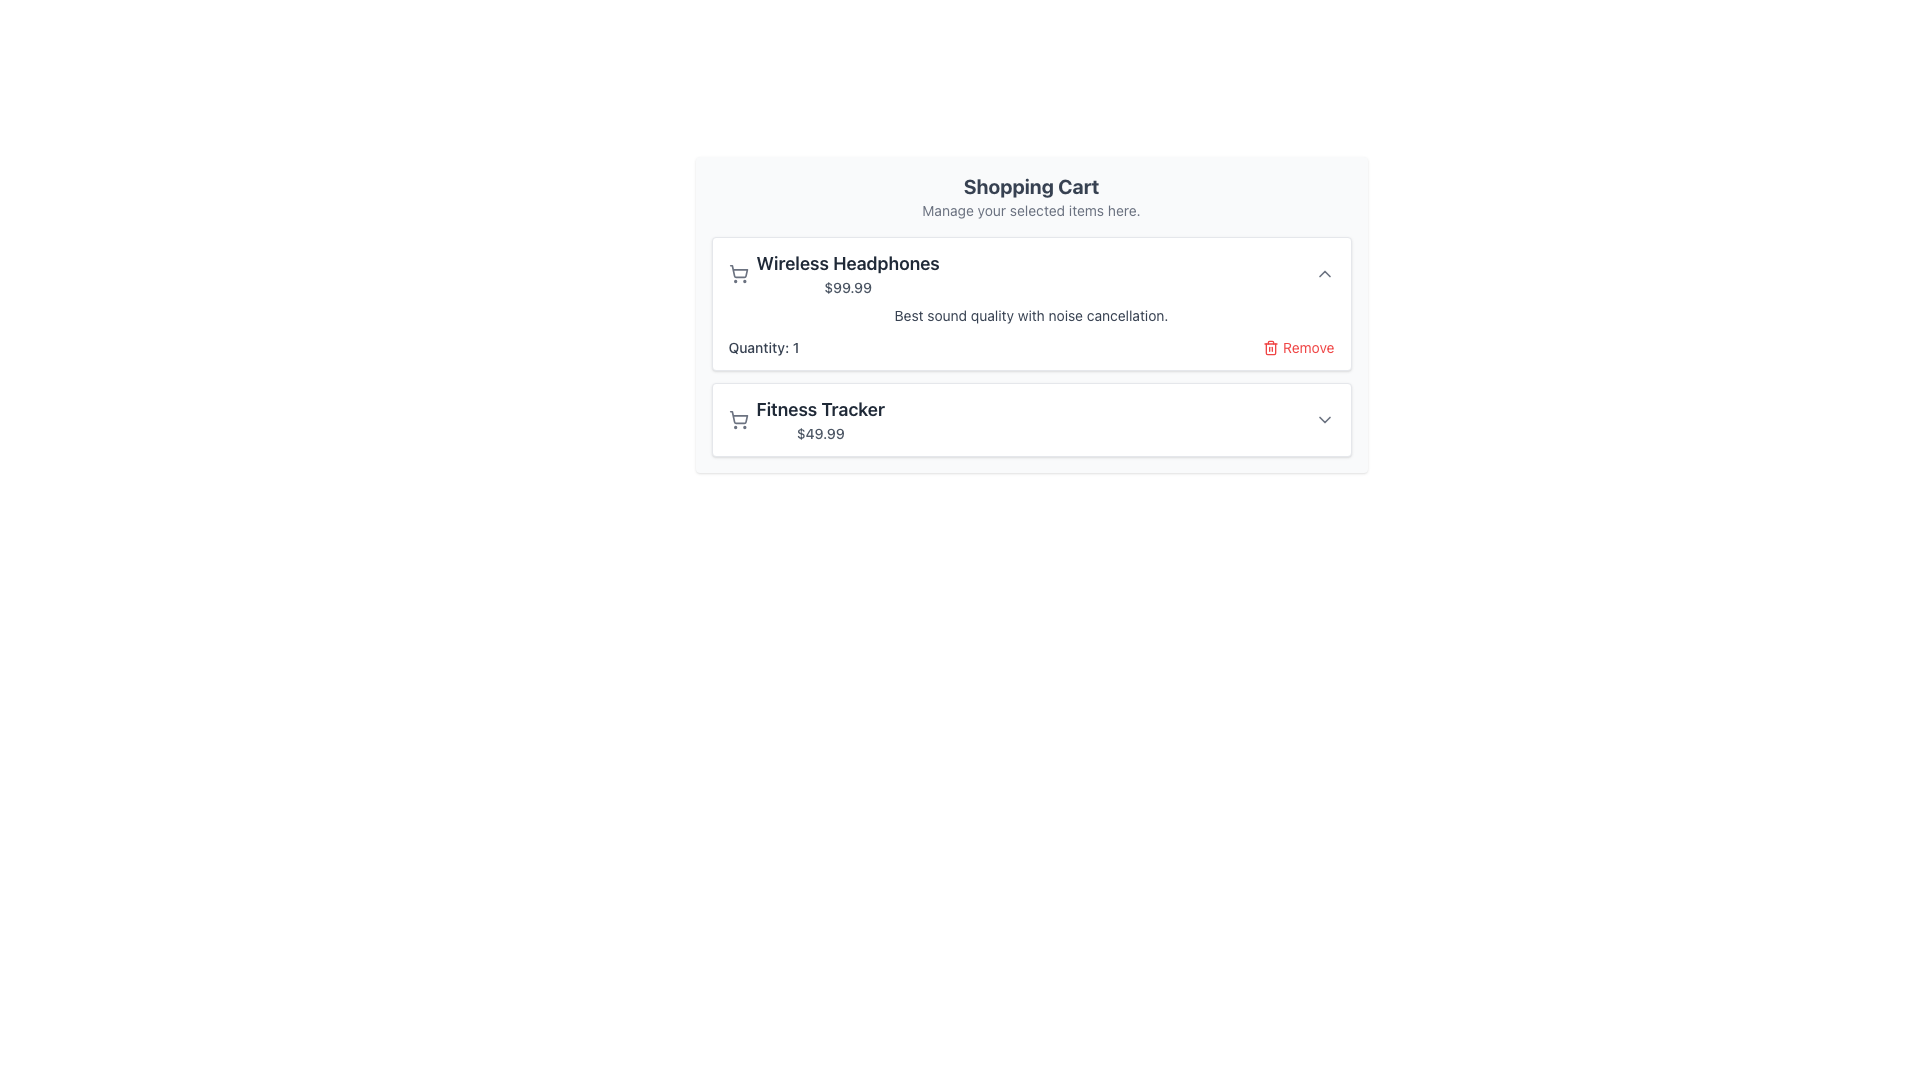  What do you see at coordinates (820, 408) in the screenshot?
I see `prominently displayed text label 'Fitness Tracker' for product identification in the shopping cart section` at bounding box center [820, 408].